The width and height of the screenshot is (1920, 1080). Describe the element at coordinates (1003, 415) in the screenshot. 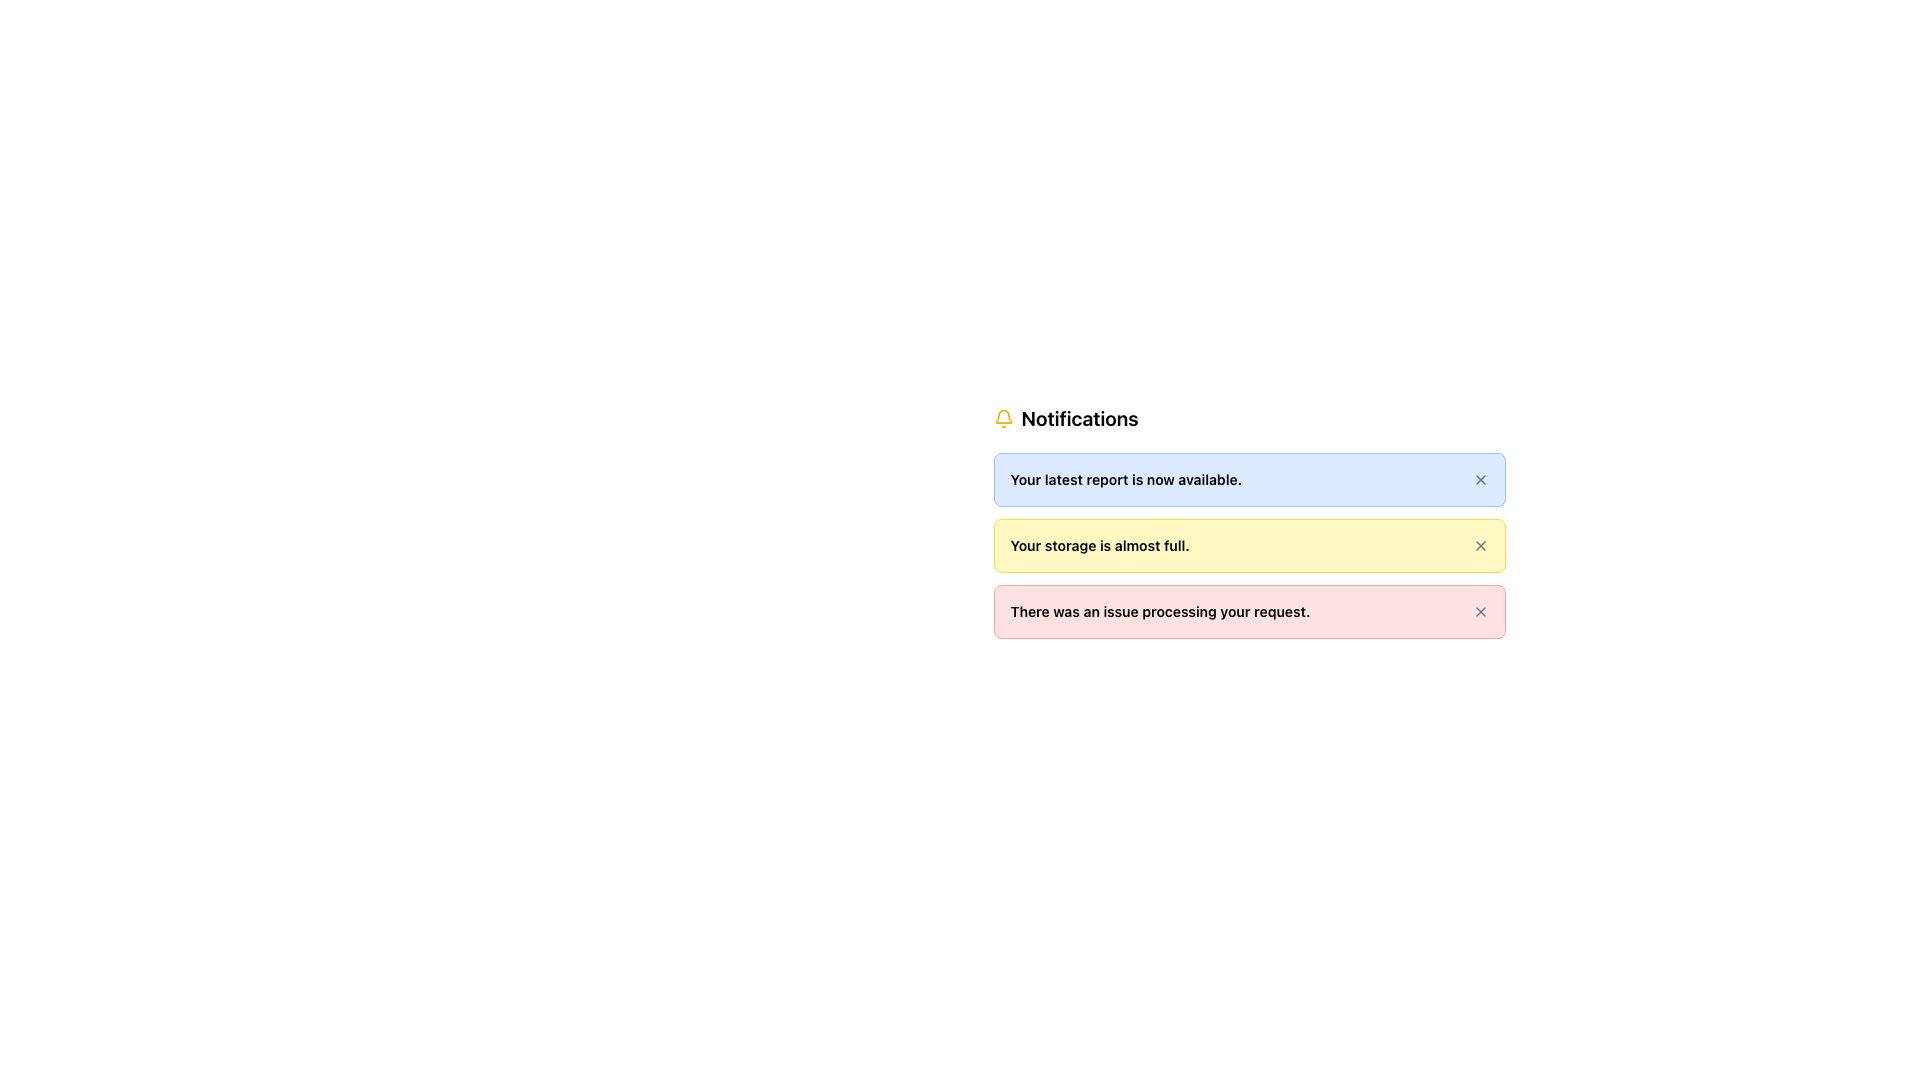

I see `the curved line styled as the bottom part of the bell icon` at that location.